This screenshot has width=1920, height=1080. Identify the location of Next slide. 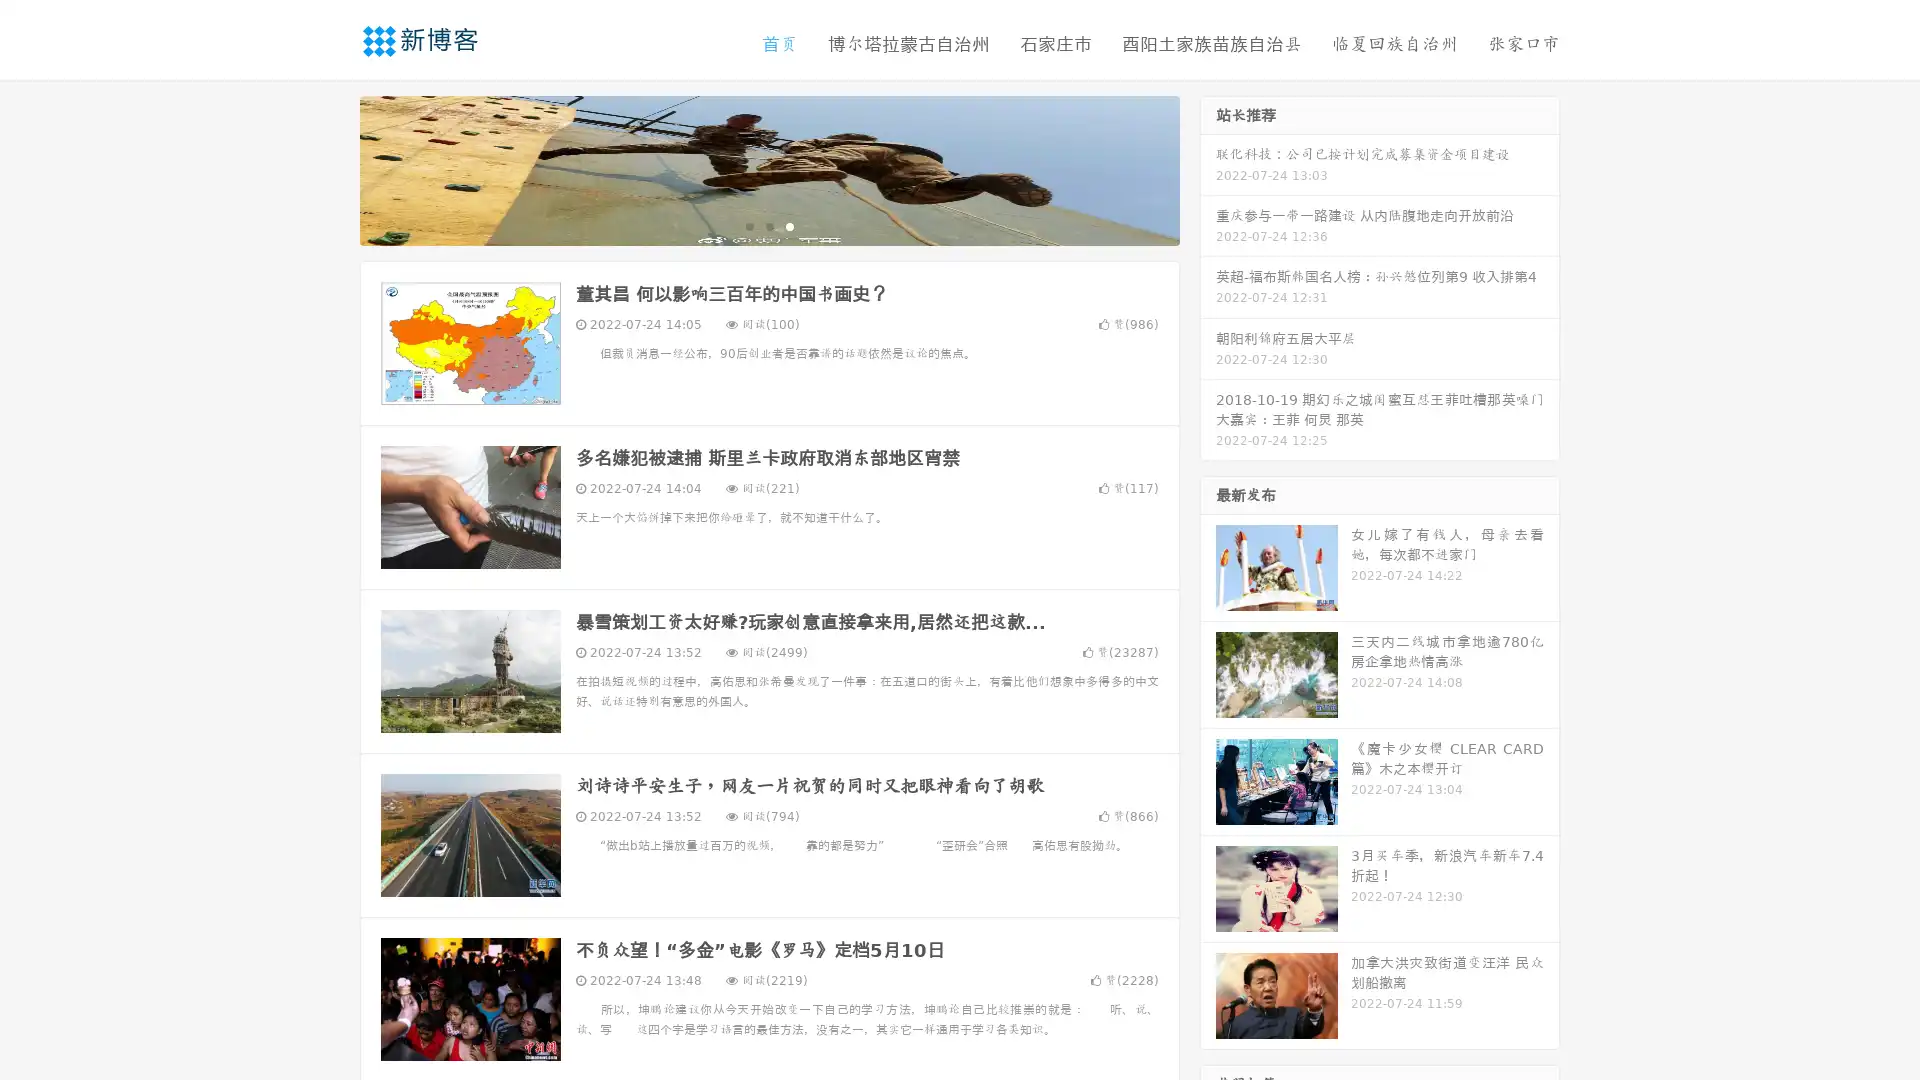
(1208, 168).